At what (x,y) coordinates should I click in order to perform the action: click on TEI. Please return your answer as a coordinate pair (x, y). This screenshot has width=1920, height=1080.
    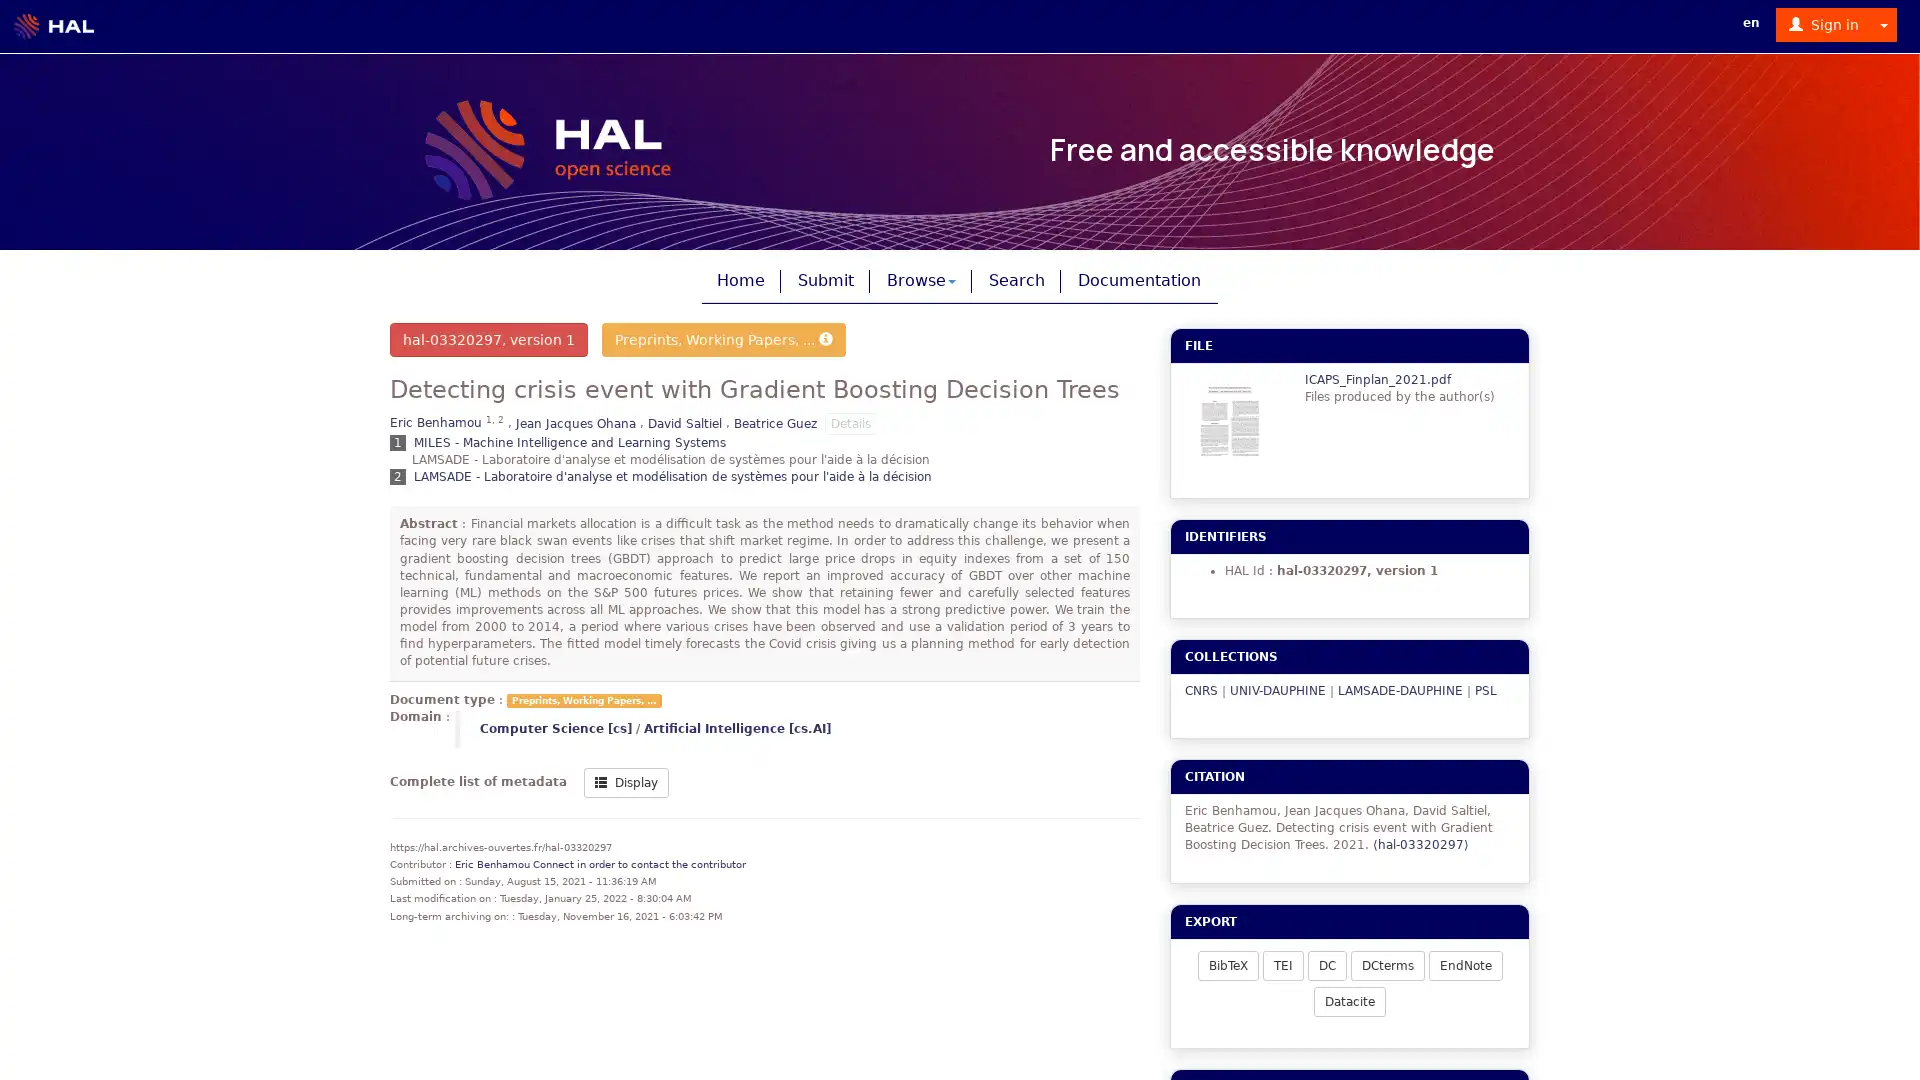
    Looking at the image, I should click on (1282, 963).